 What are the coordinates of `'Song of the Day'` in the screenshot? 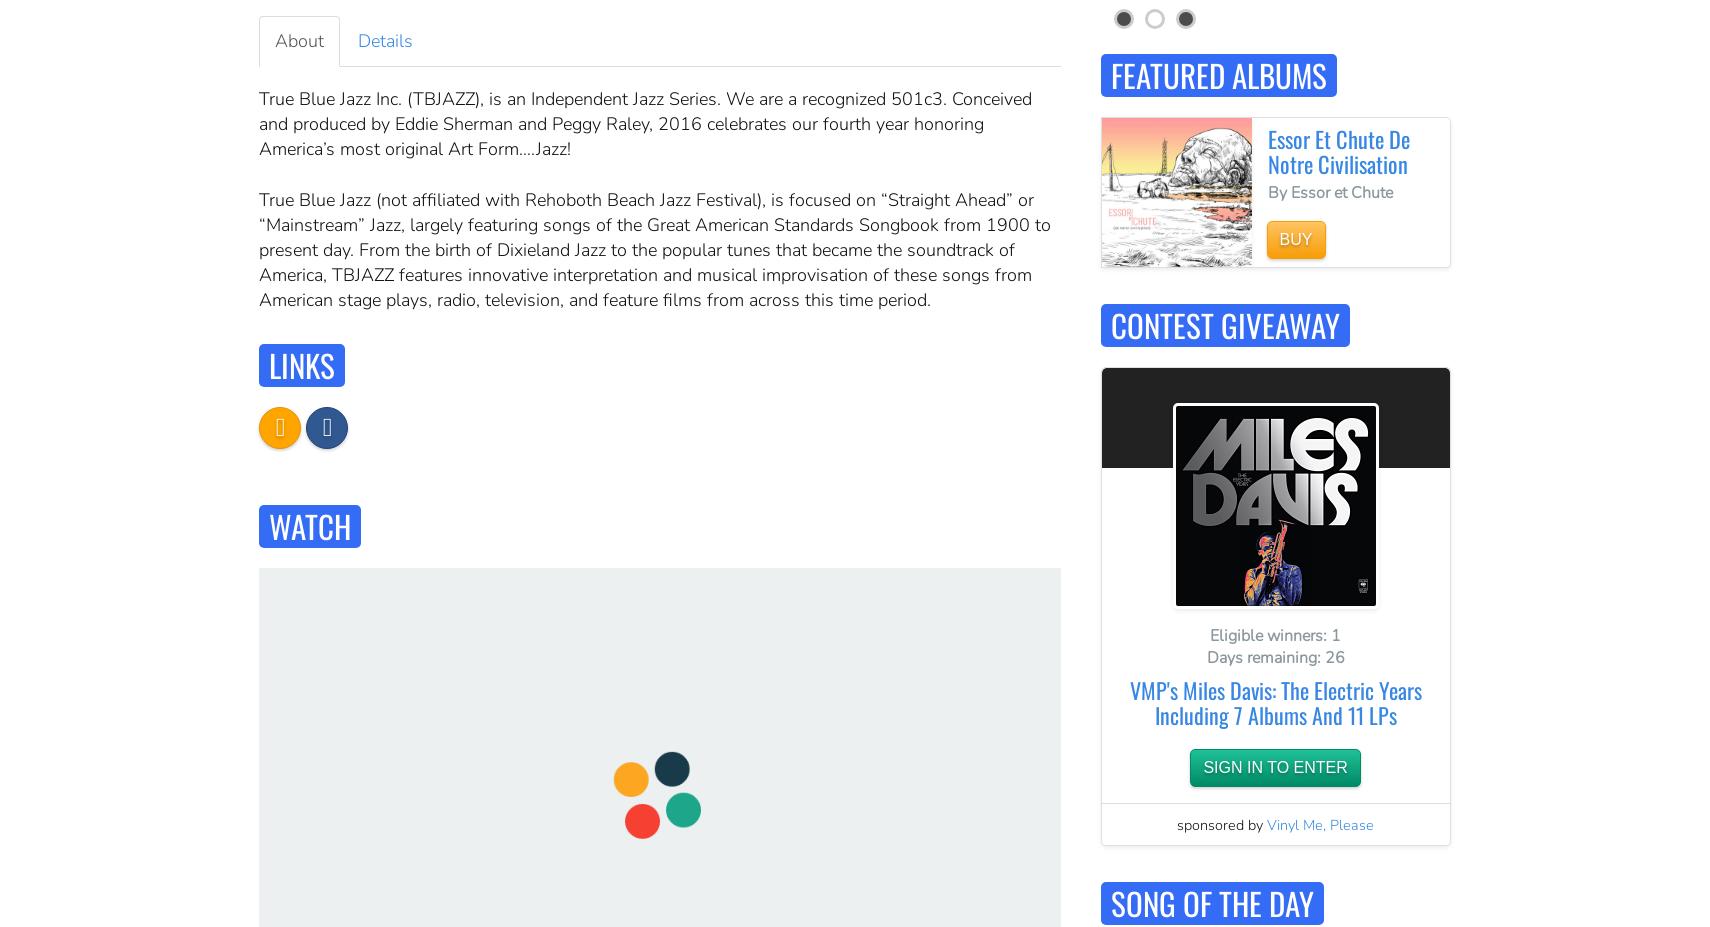 It's located at (1210, 901).